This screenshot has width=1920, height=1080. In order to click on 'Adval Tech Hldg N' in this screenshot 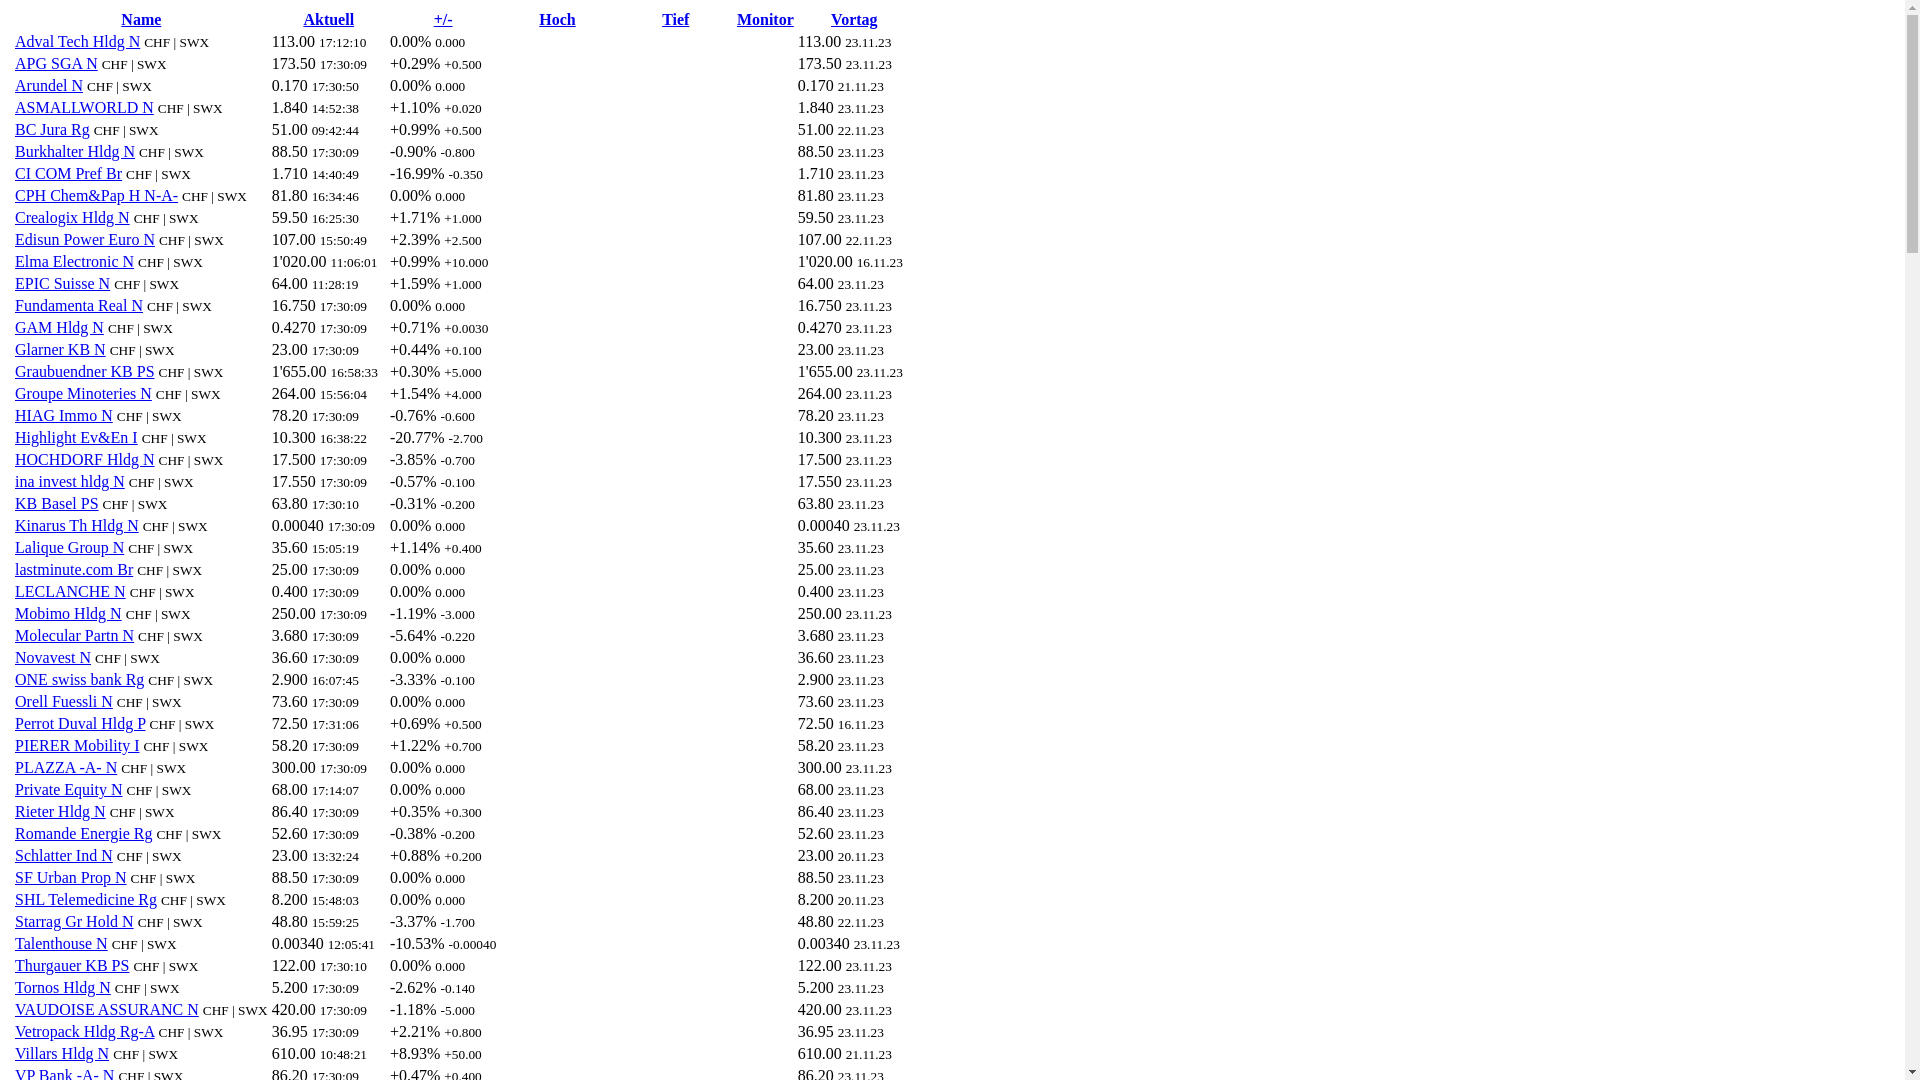, I will do `click(77, 41)`.